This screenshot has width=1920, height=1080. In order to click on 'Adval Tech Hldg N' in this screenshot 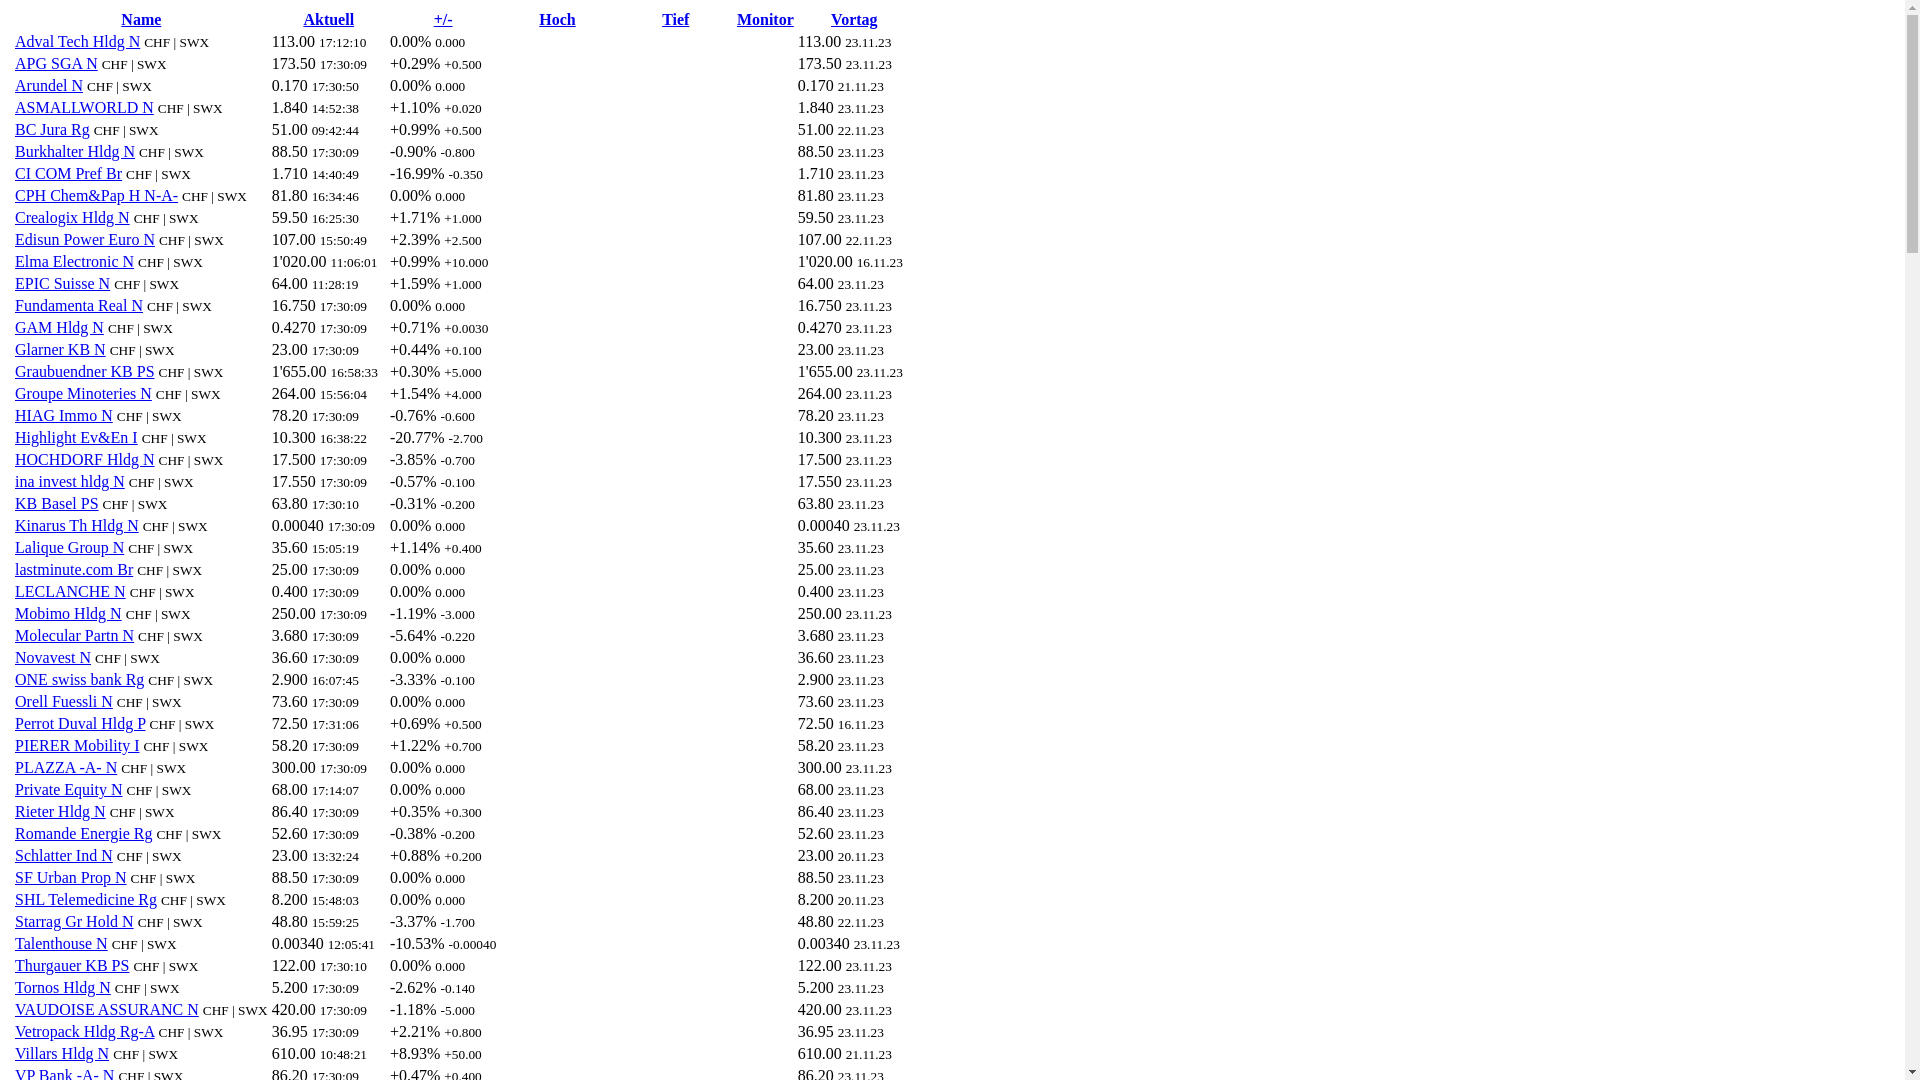, I will do `click(77, 41)`.